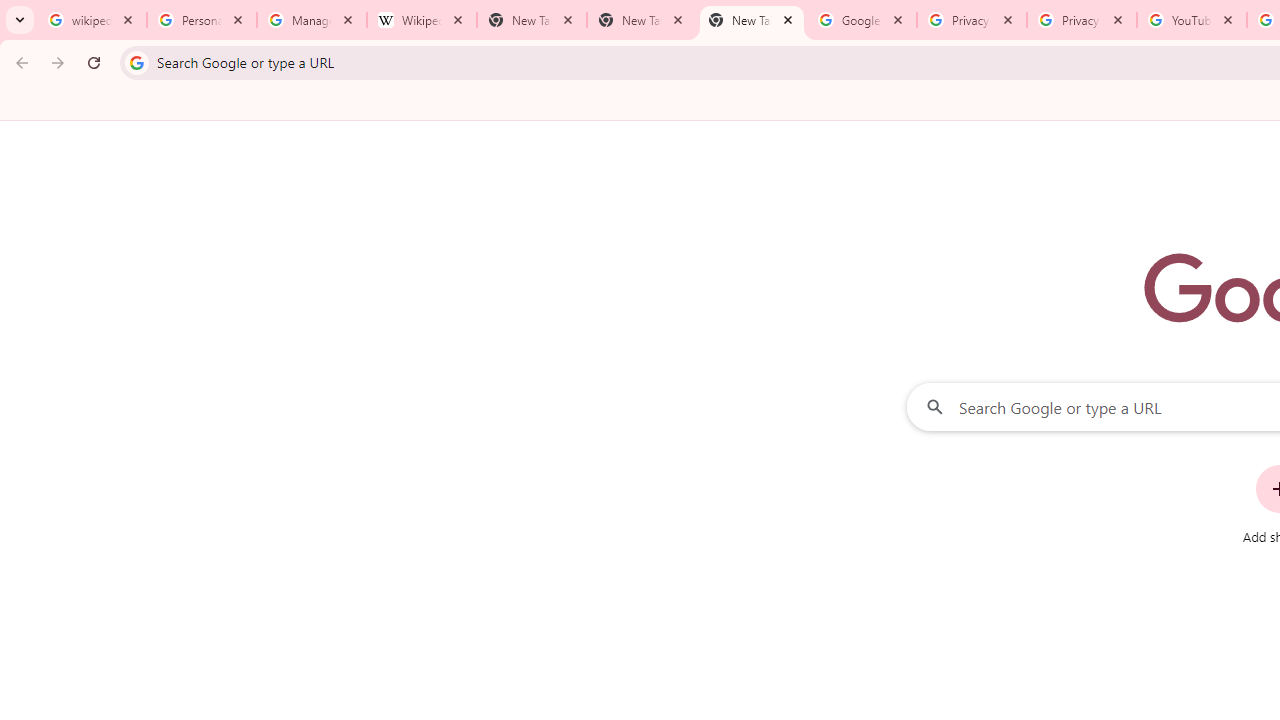  Describe the element at coordinates (1191, 20) in the screenshot. I see `'YouTube'` at that location.